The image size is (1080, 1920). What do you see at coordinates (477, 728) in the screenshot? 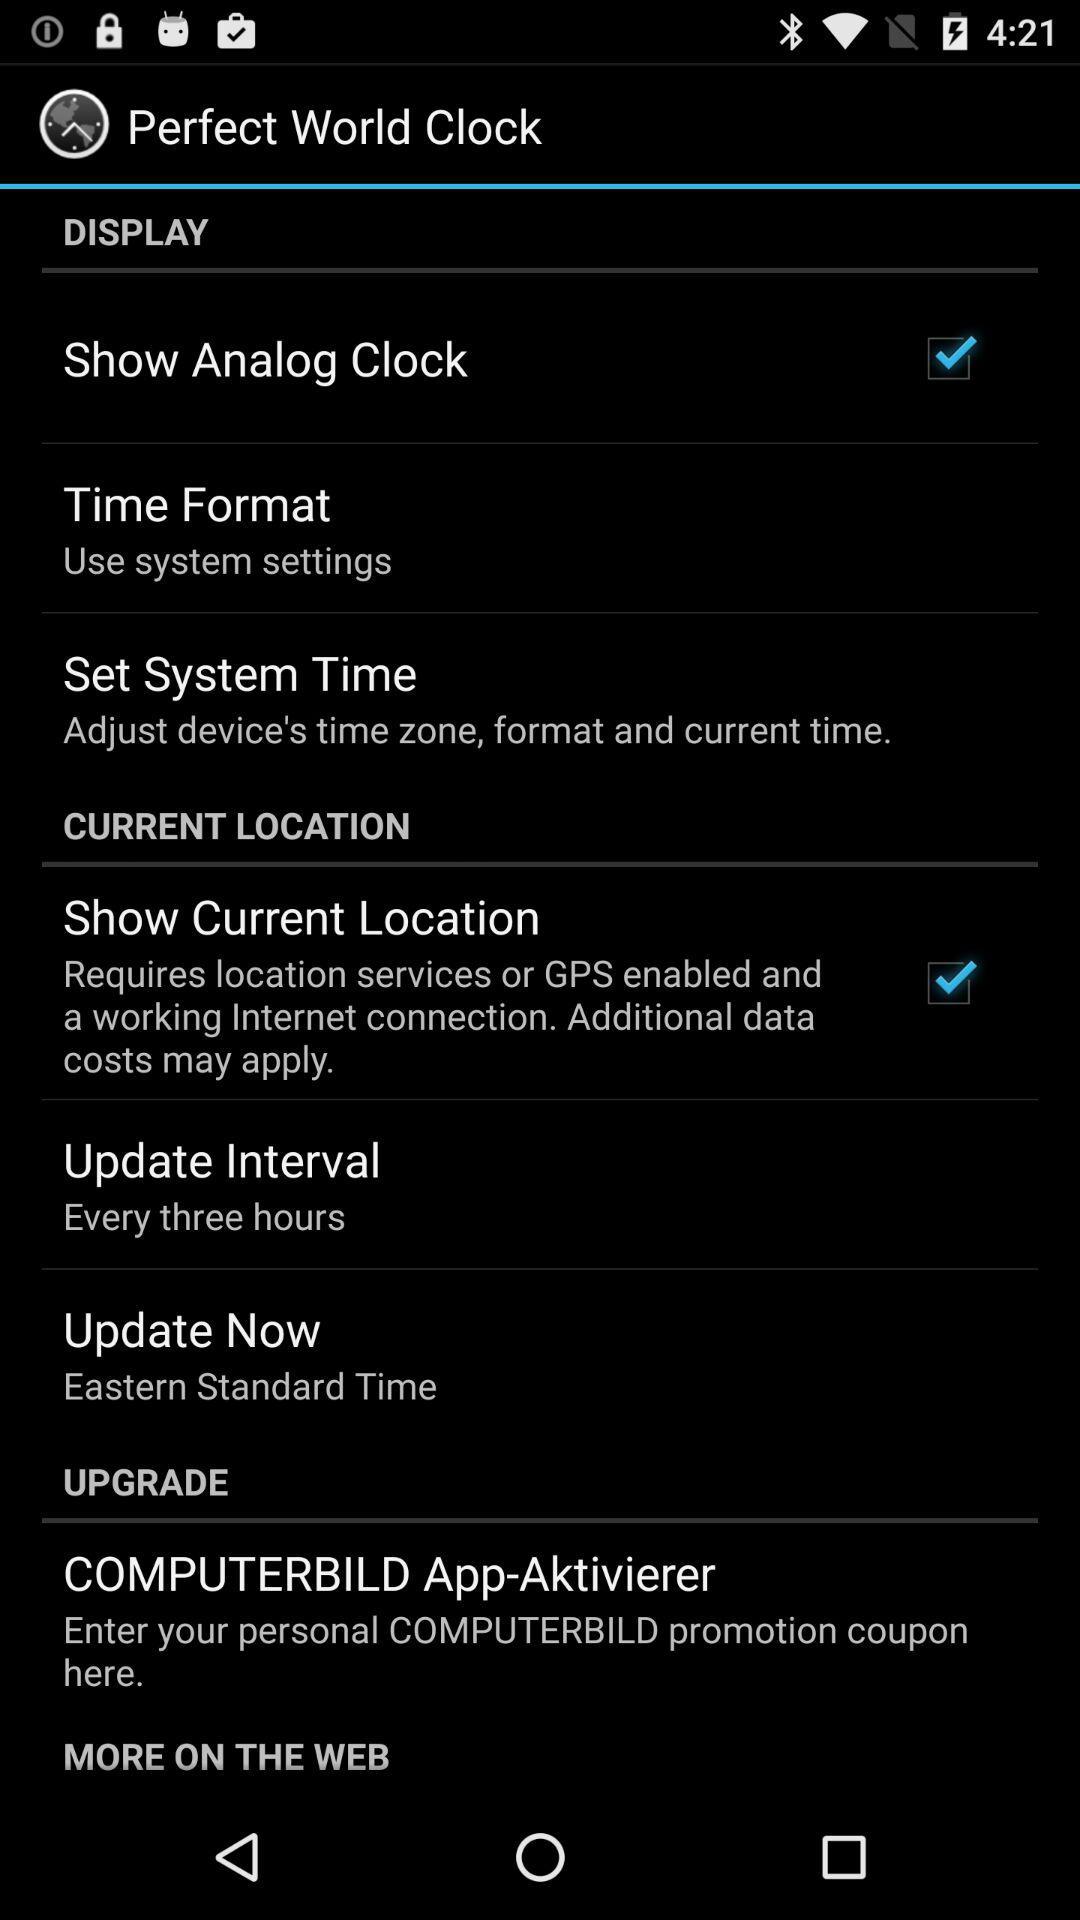
I see `item above current location app` at bounding box center [477, 728].